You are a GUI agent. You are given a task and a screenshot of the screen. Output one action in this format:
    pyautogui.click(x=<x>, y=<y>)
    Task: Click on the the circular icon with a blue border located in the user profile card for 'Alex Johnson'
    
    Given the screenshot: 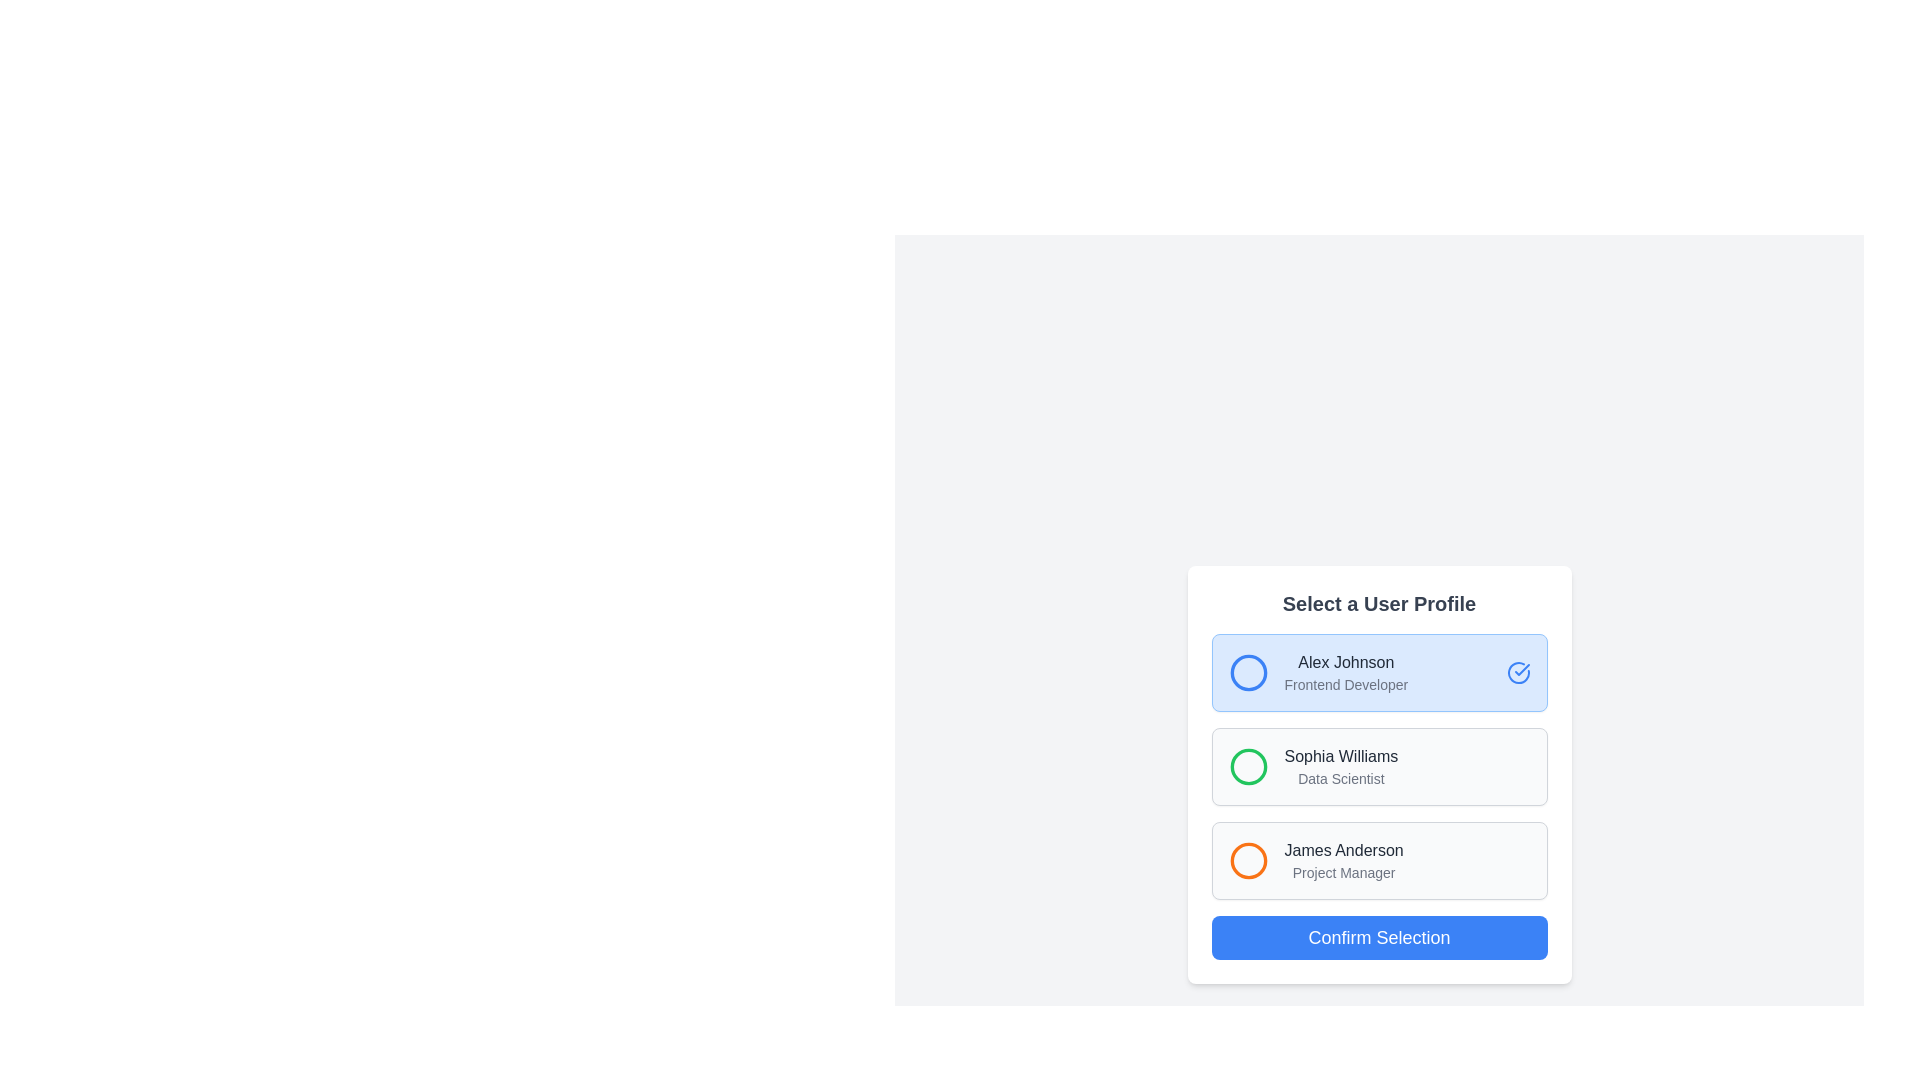 What is the action you would take?
    pyautogui.click(x=1247, y=672)
    